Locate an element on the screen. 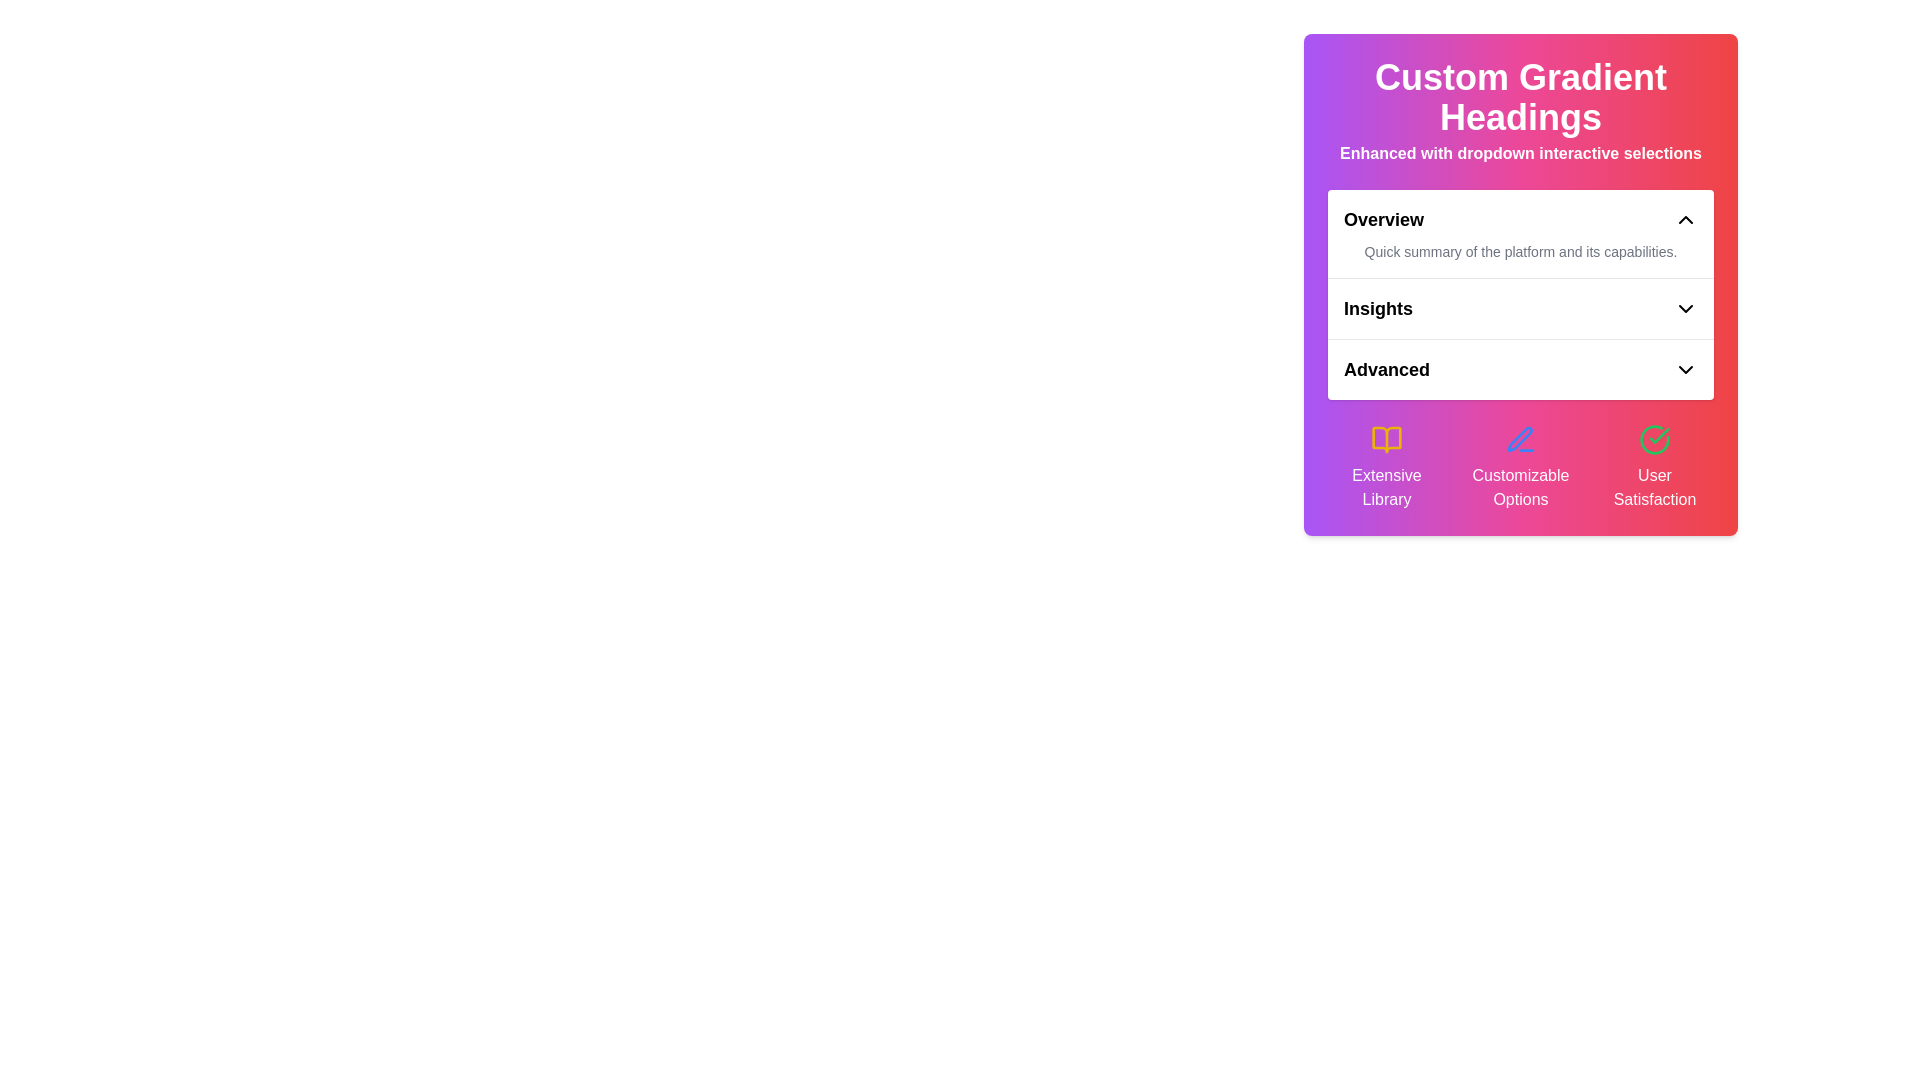  the graphical icon representing an open book, which is part of the 'Extensive Library' feature, located at the bottom left section of a gradient-colored panel is located at coordinates (1386, 438).